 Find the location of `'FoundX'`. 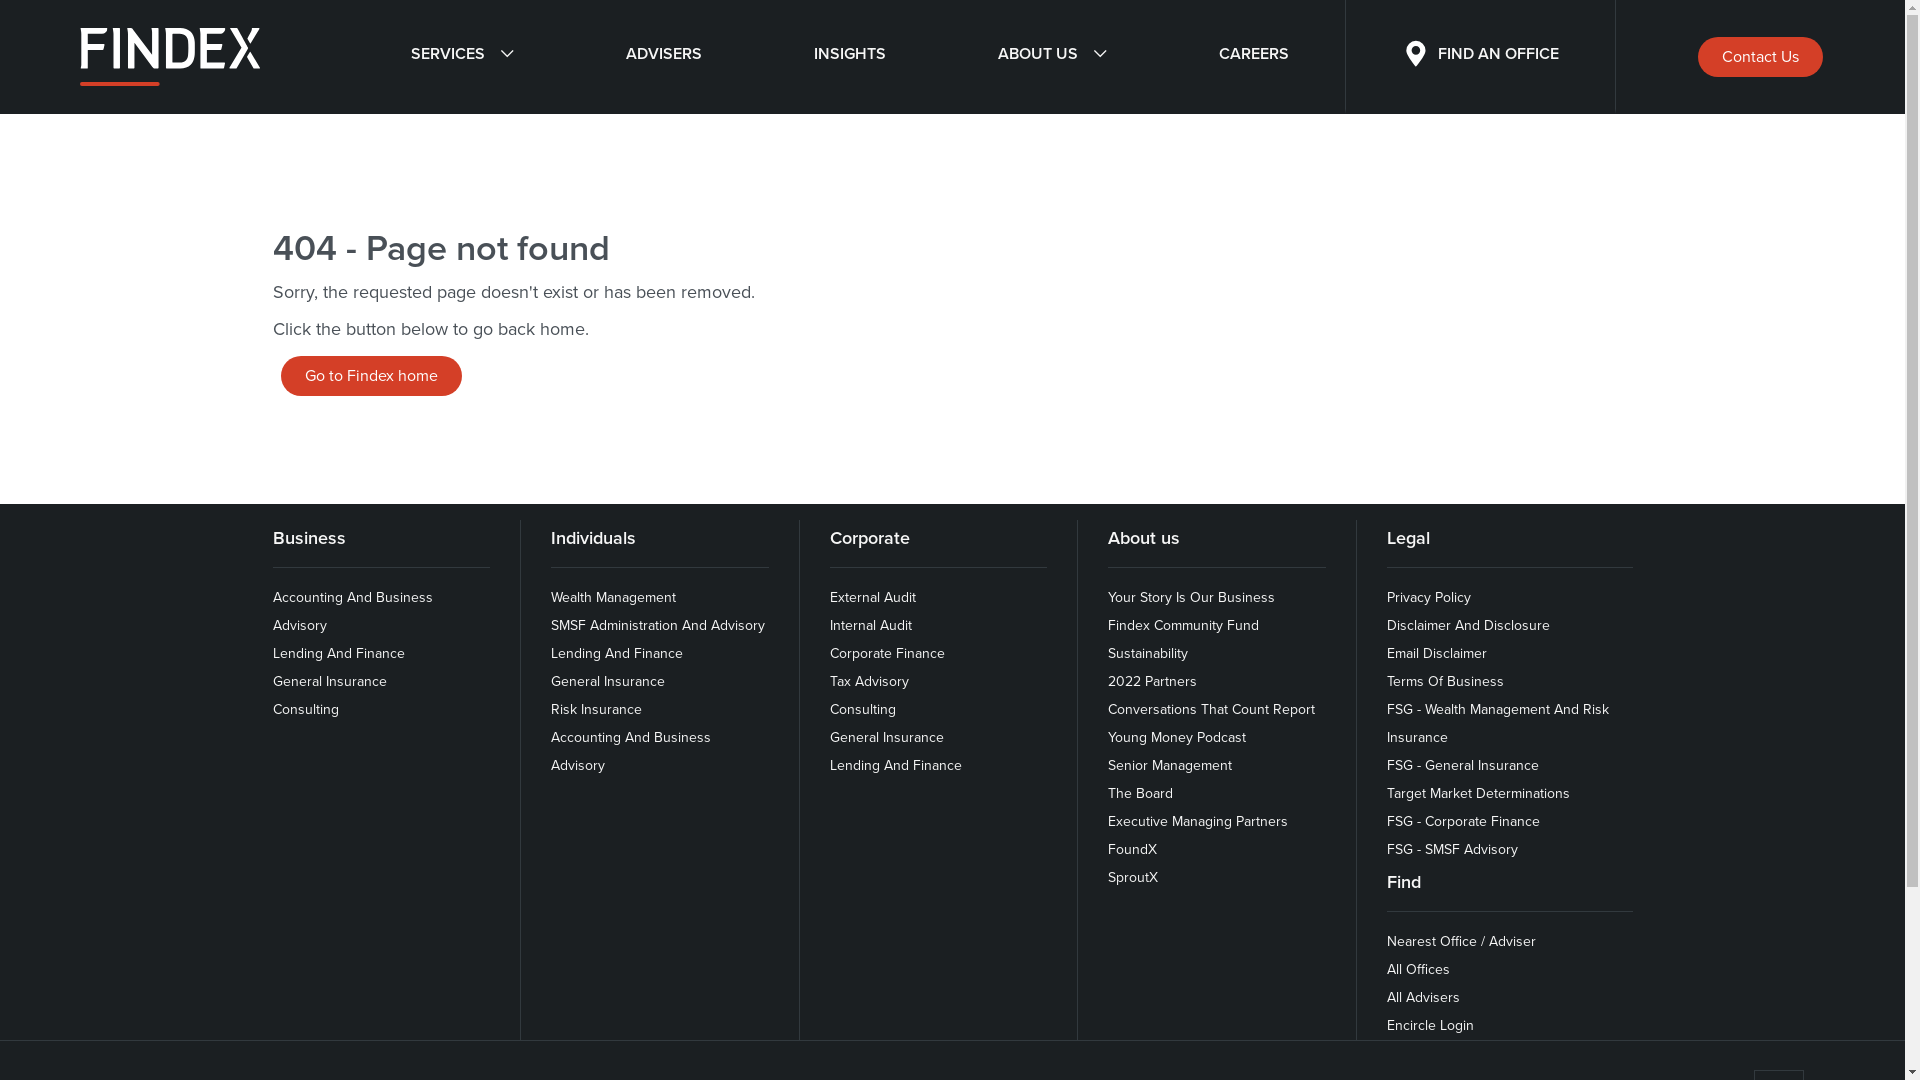

'FoundX' is located at coordinates (1132, 849).